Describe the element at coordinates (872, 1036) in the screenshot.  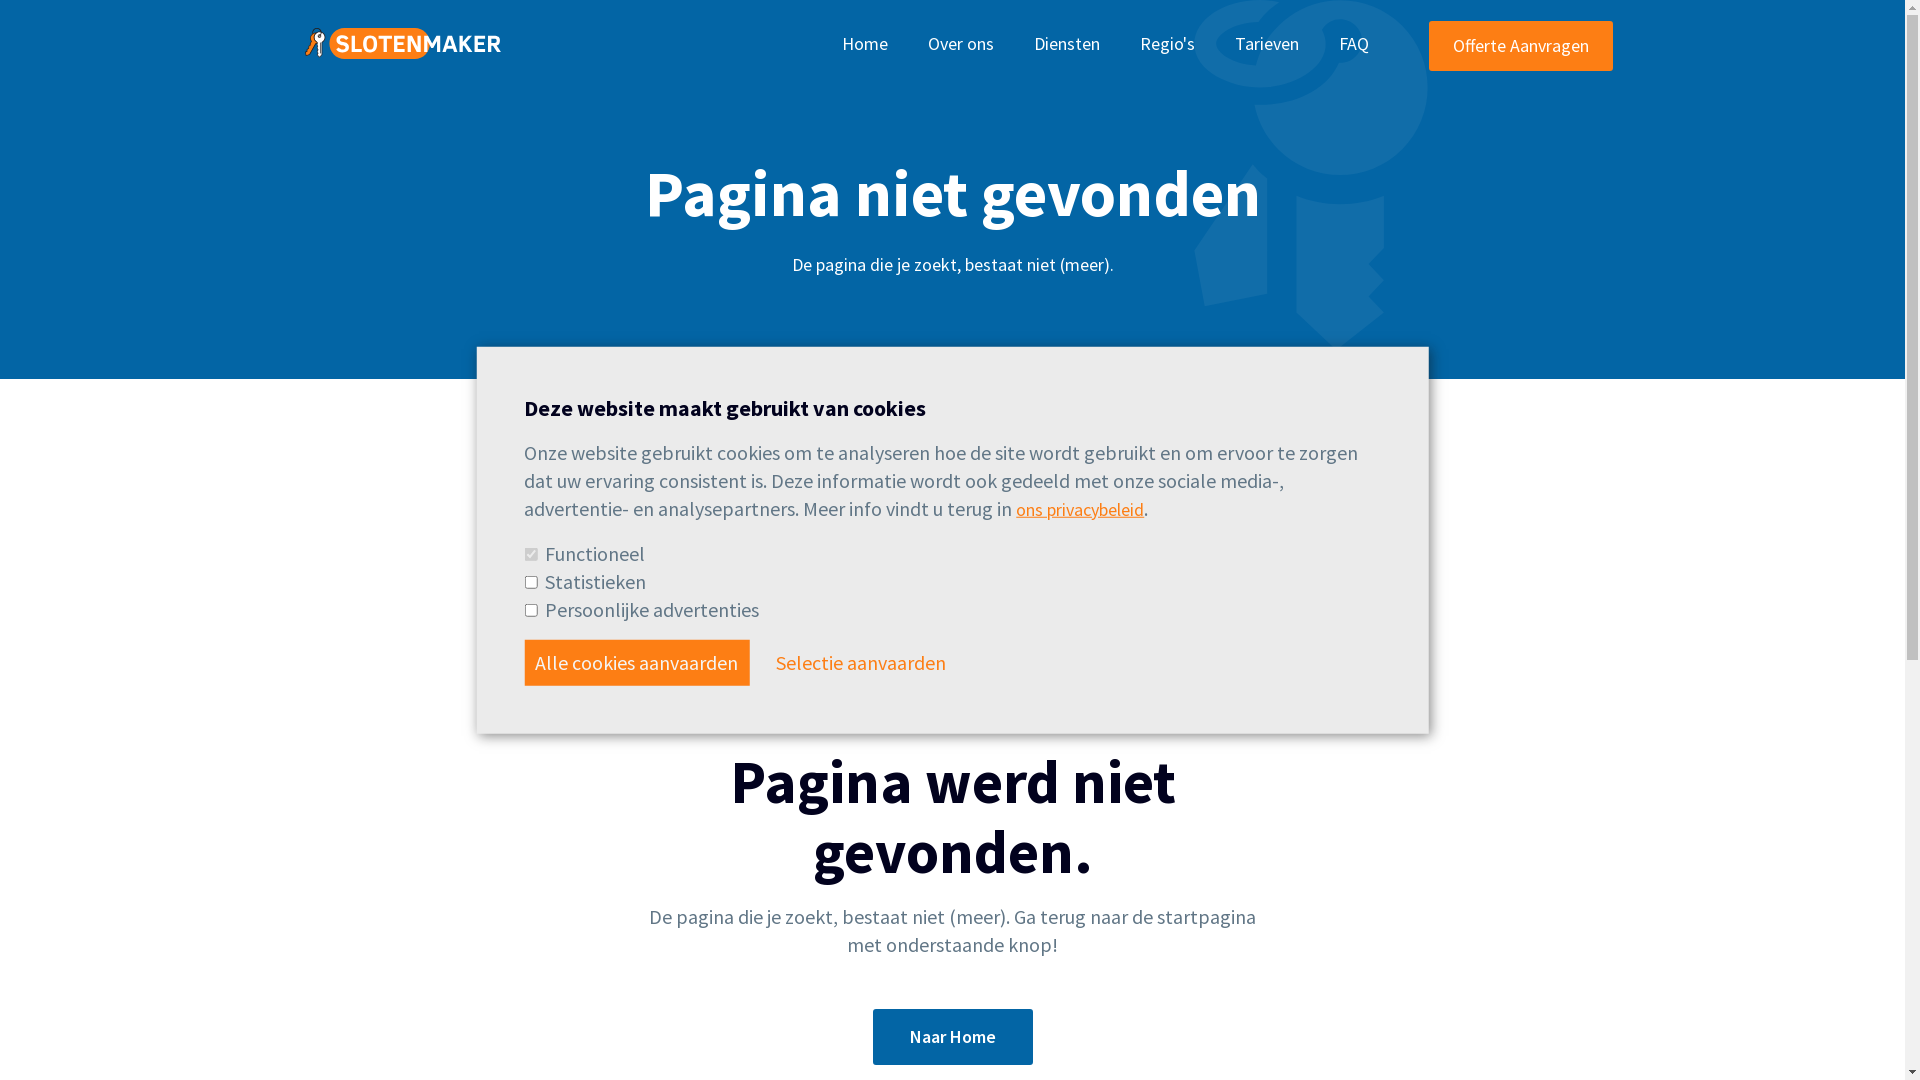
I see `'Naar Home'` at that location.